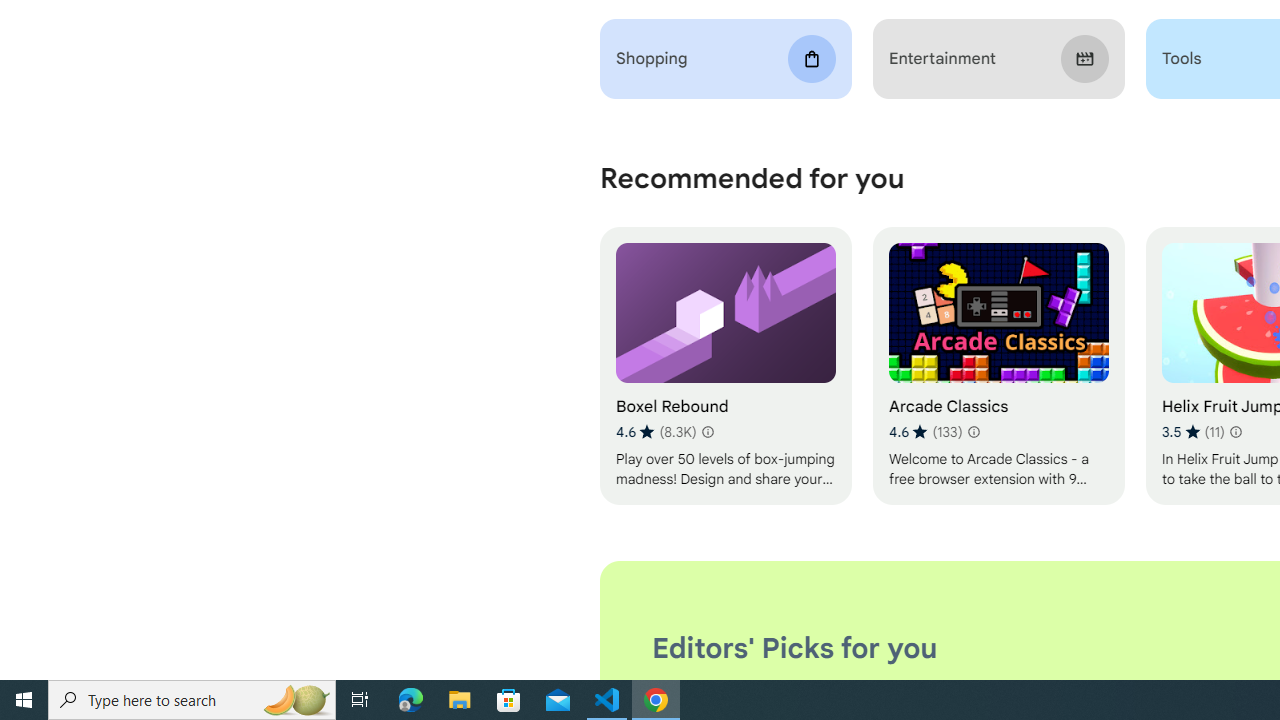 This screenshot has height=720, width=1280. Describe the element at coordinates (656, 431) in the screenshot. I see `'Average rating 4.6 out of 5 stars. 8.3K ratings.'` at that location.